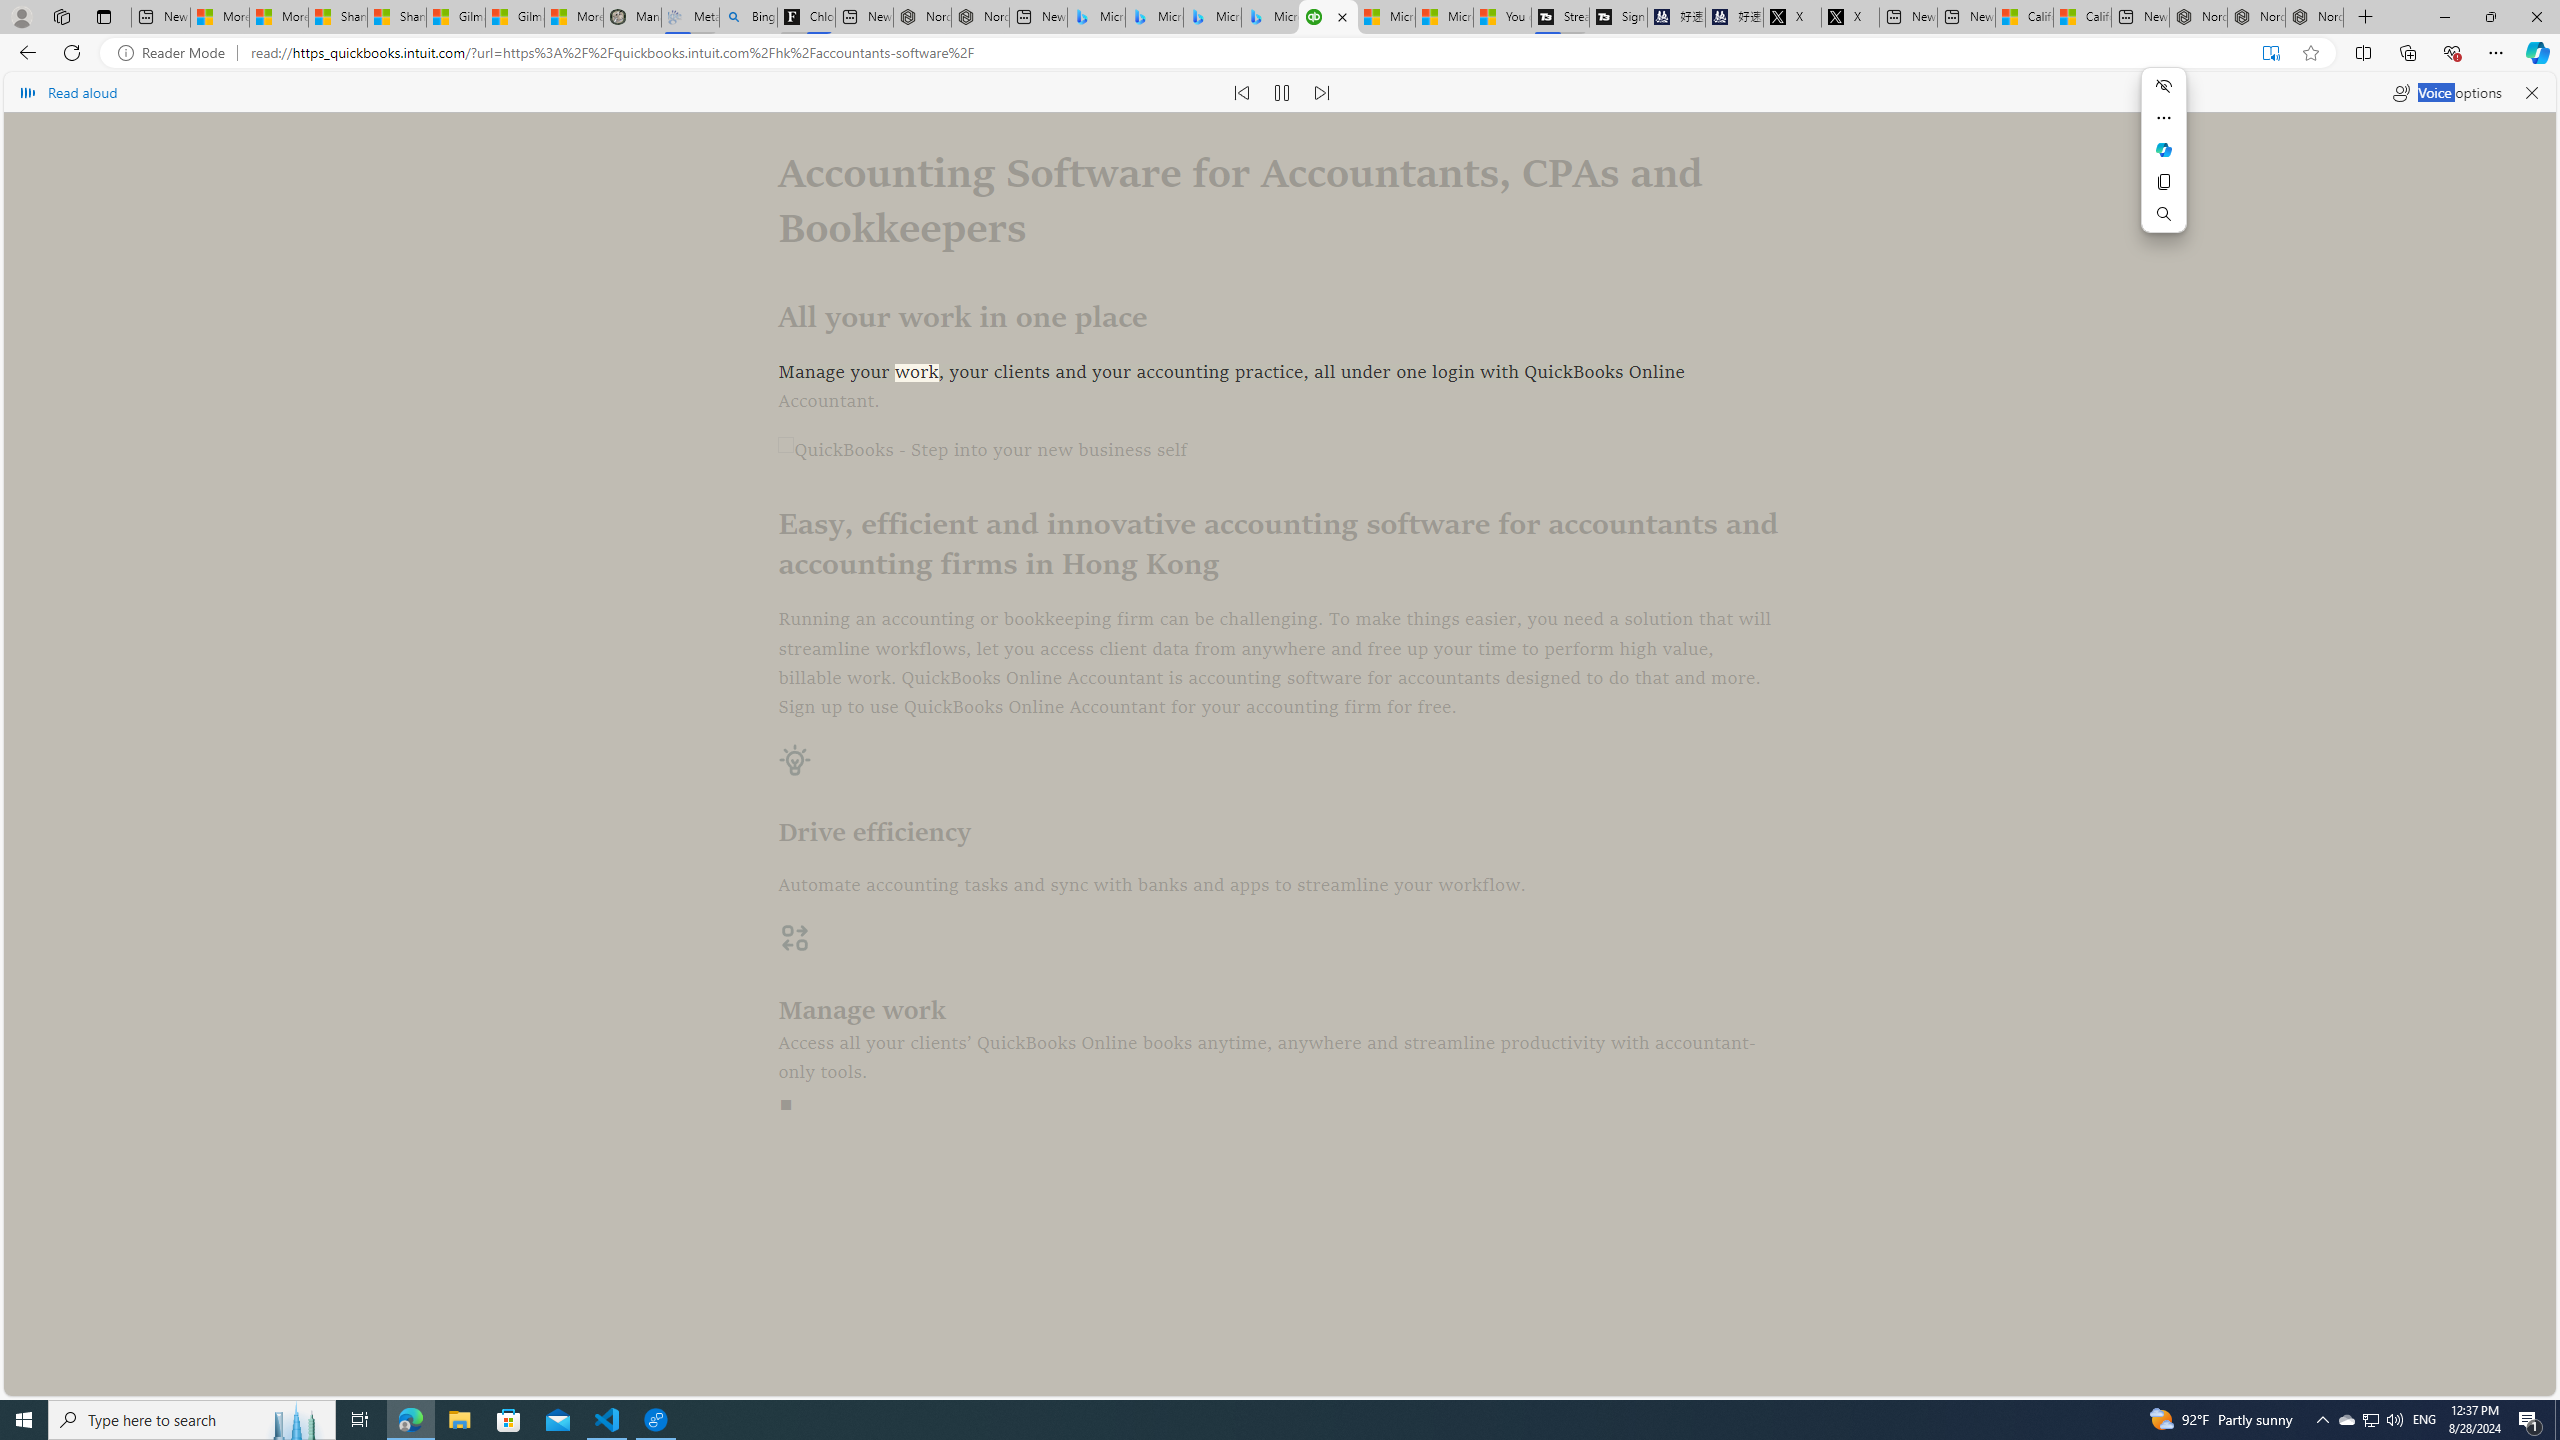 The height and width of the screenshot is (1440, 2560). What do you see at coordinates (2446, 91) in the screenshot?
I see `'Voice options'` at bounding box center [2446, 91].